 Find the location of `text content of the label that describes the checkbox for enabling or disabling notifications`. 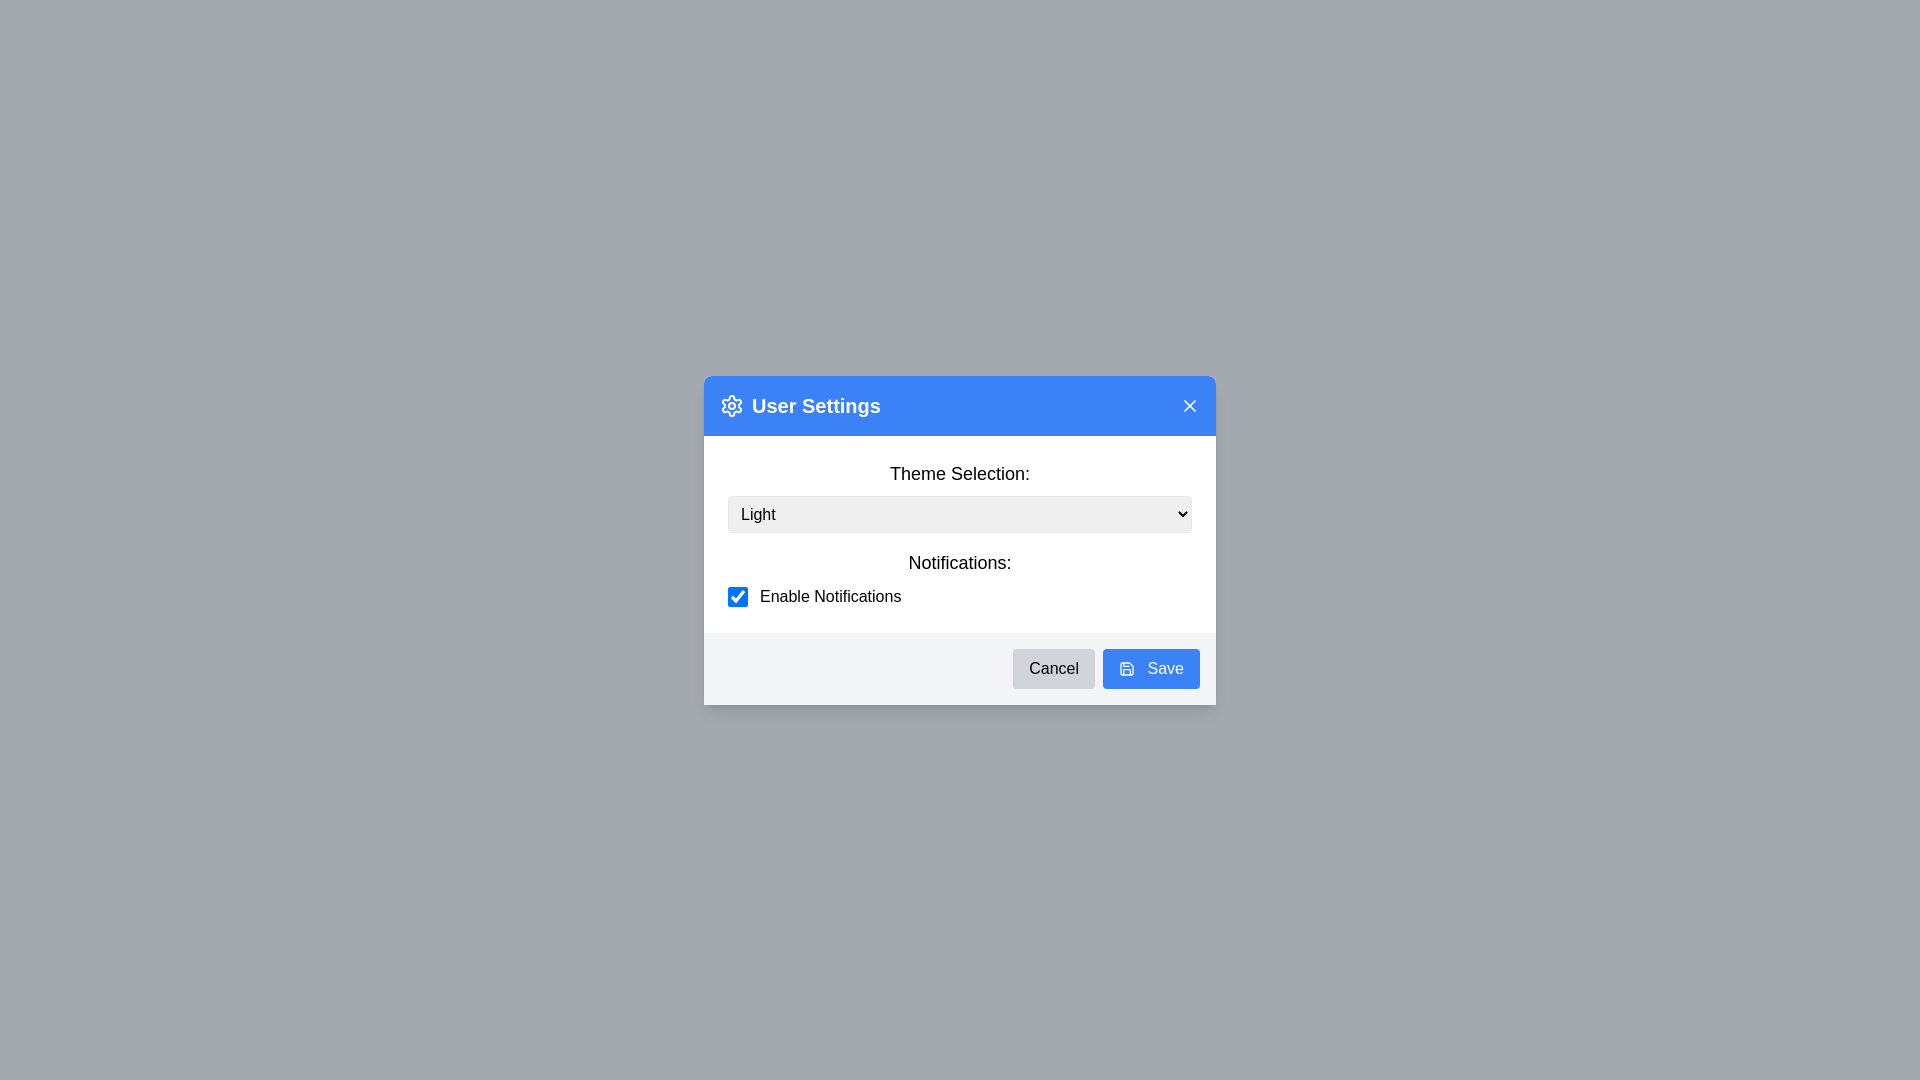

text content of the label that describes the checkbox for enabling or disabling notifications is located at coordinates (830, 595).